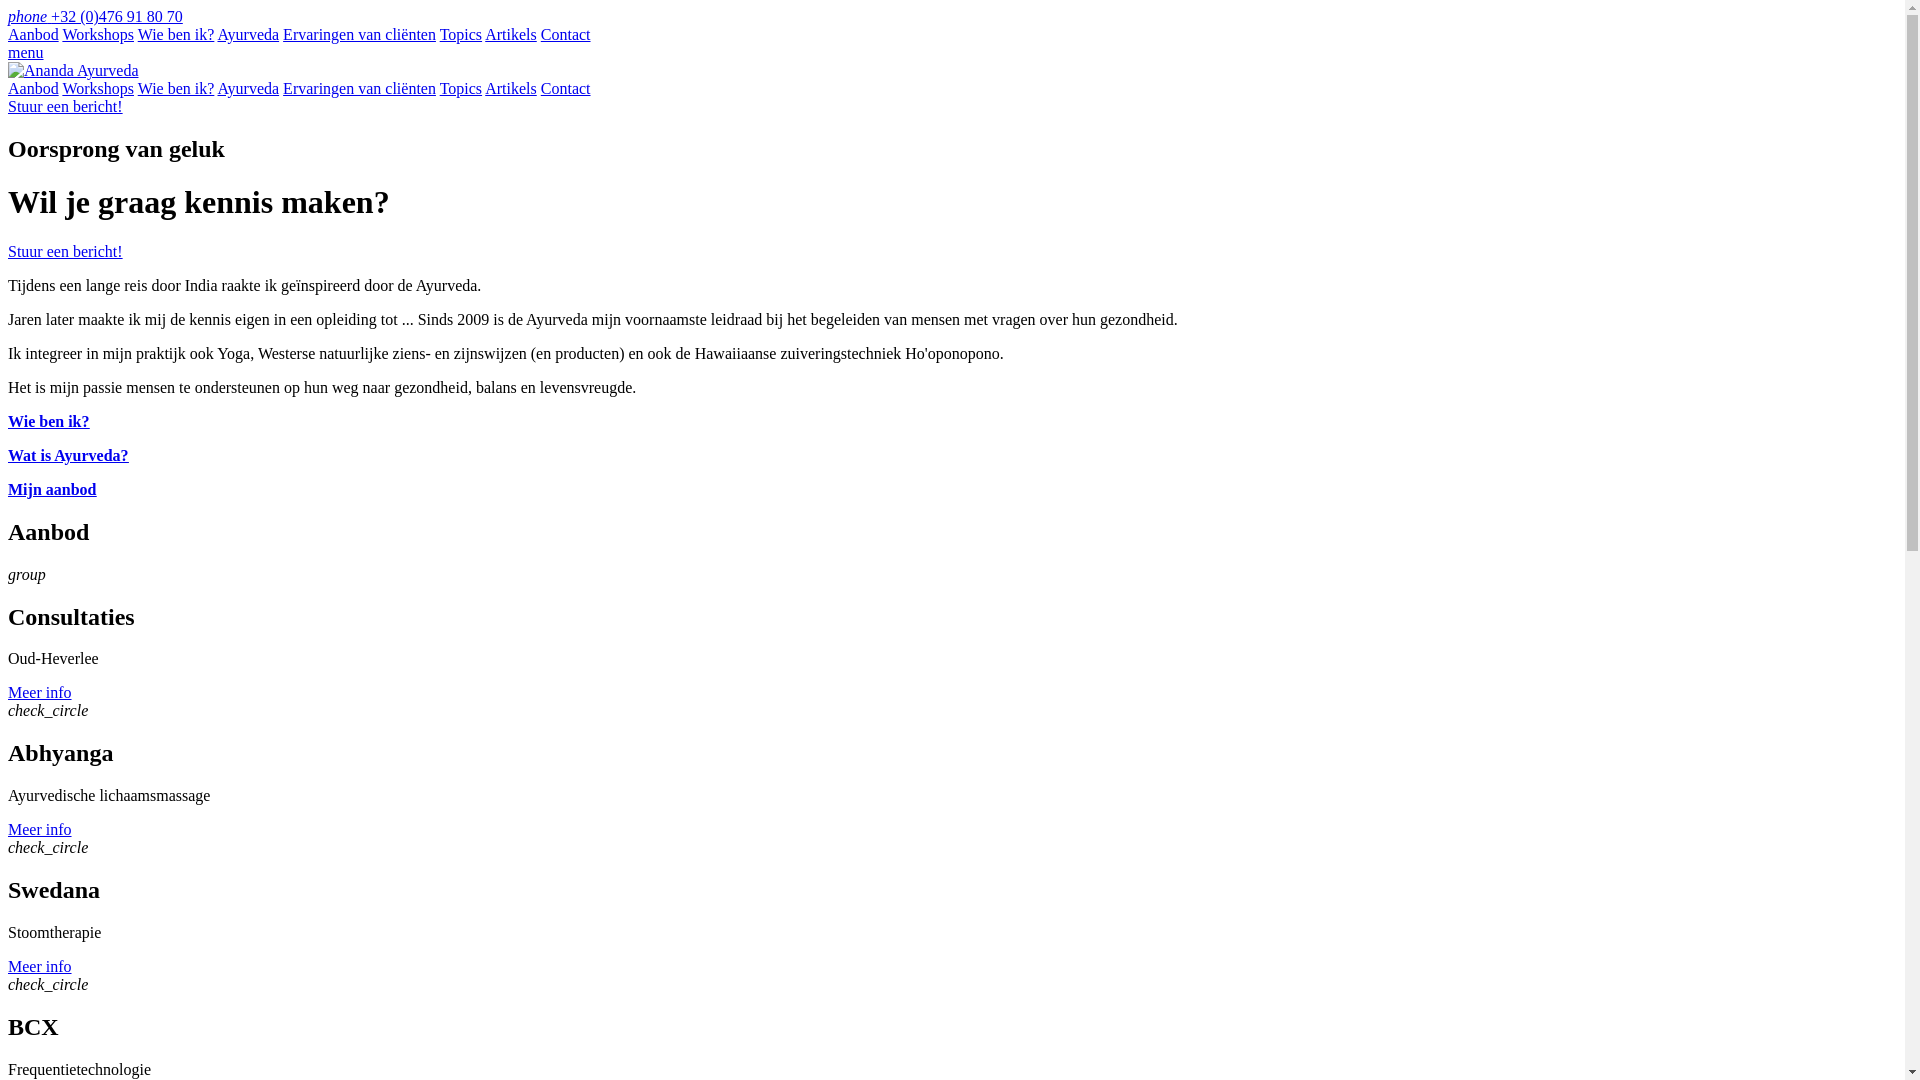 Image resolution: width=1920 pixels, height=1080 pixels. I want to click on 'Contact', so click(565, 34).